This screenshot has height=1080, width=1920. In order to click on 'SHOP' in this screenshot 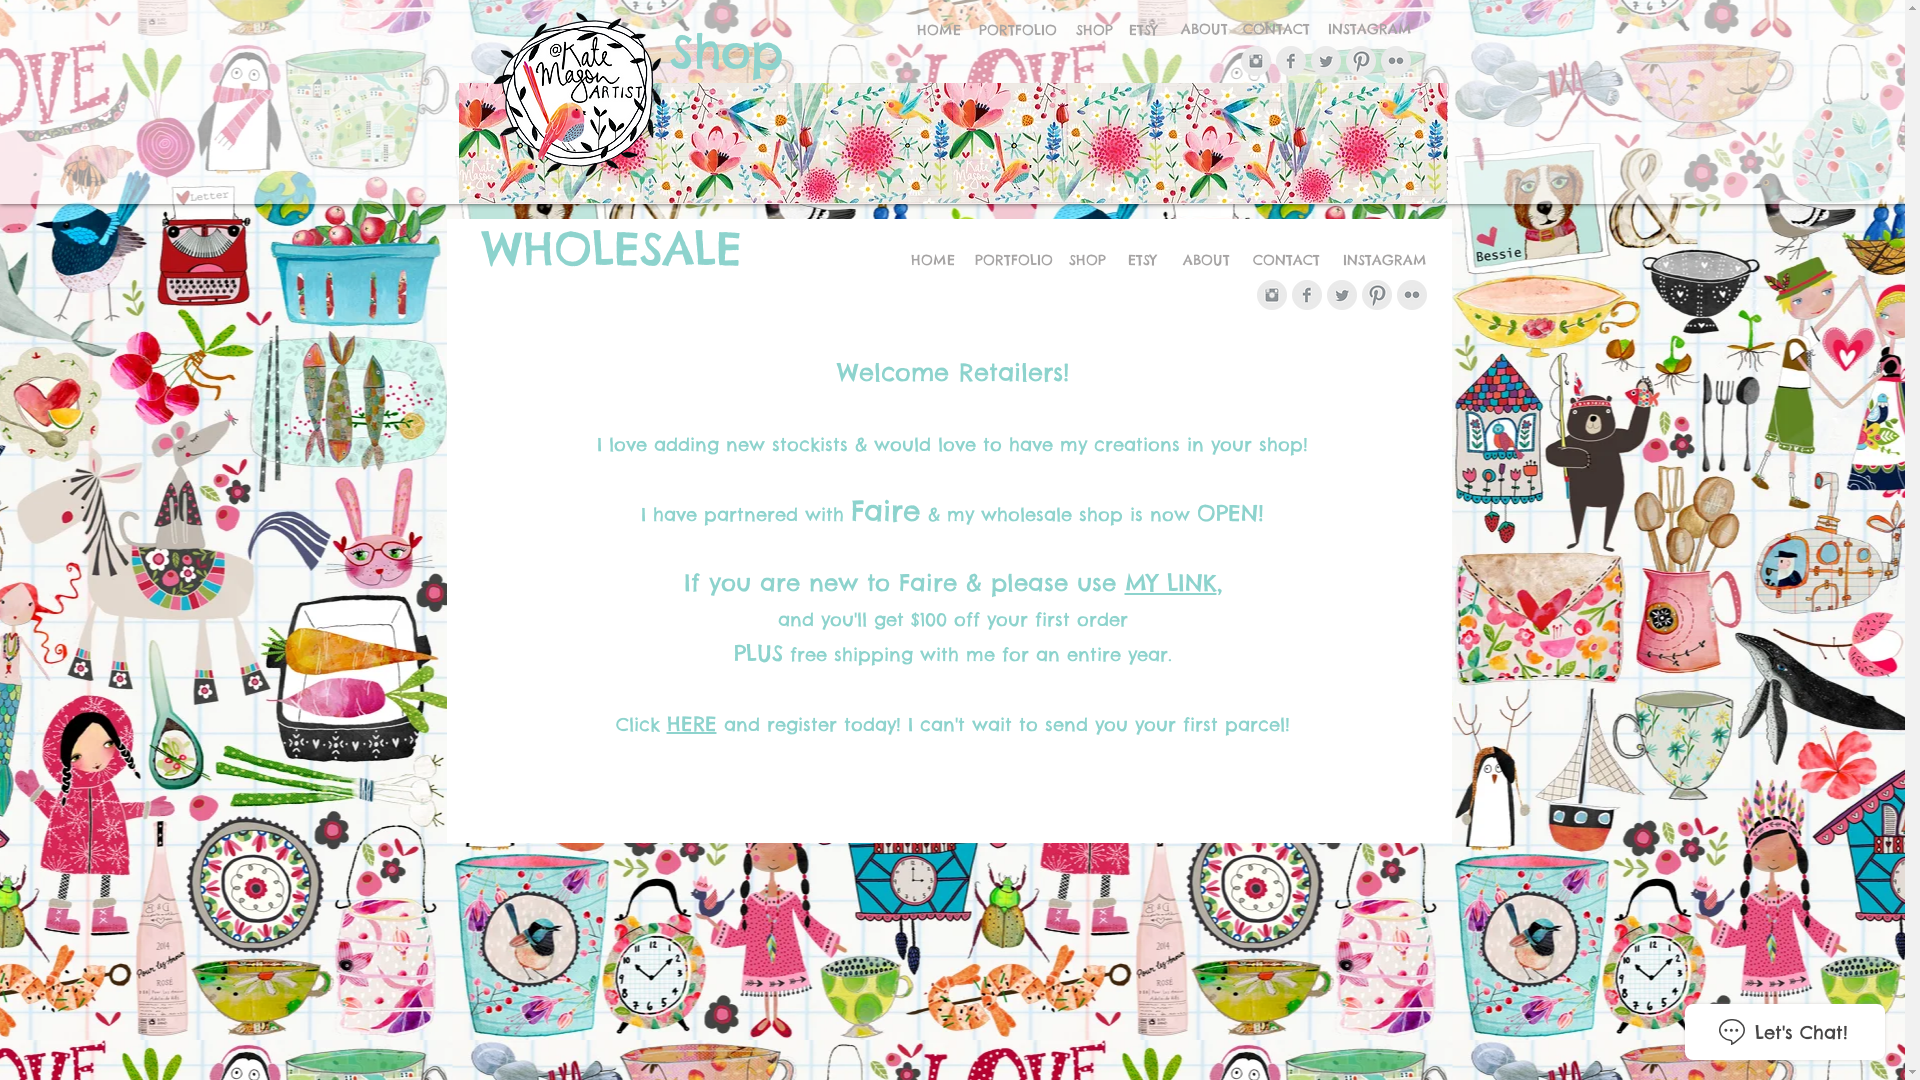, I will do `click(1087, 260)`.